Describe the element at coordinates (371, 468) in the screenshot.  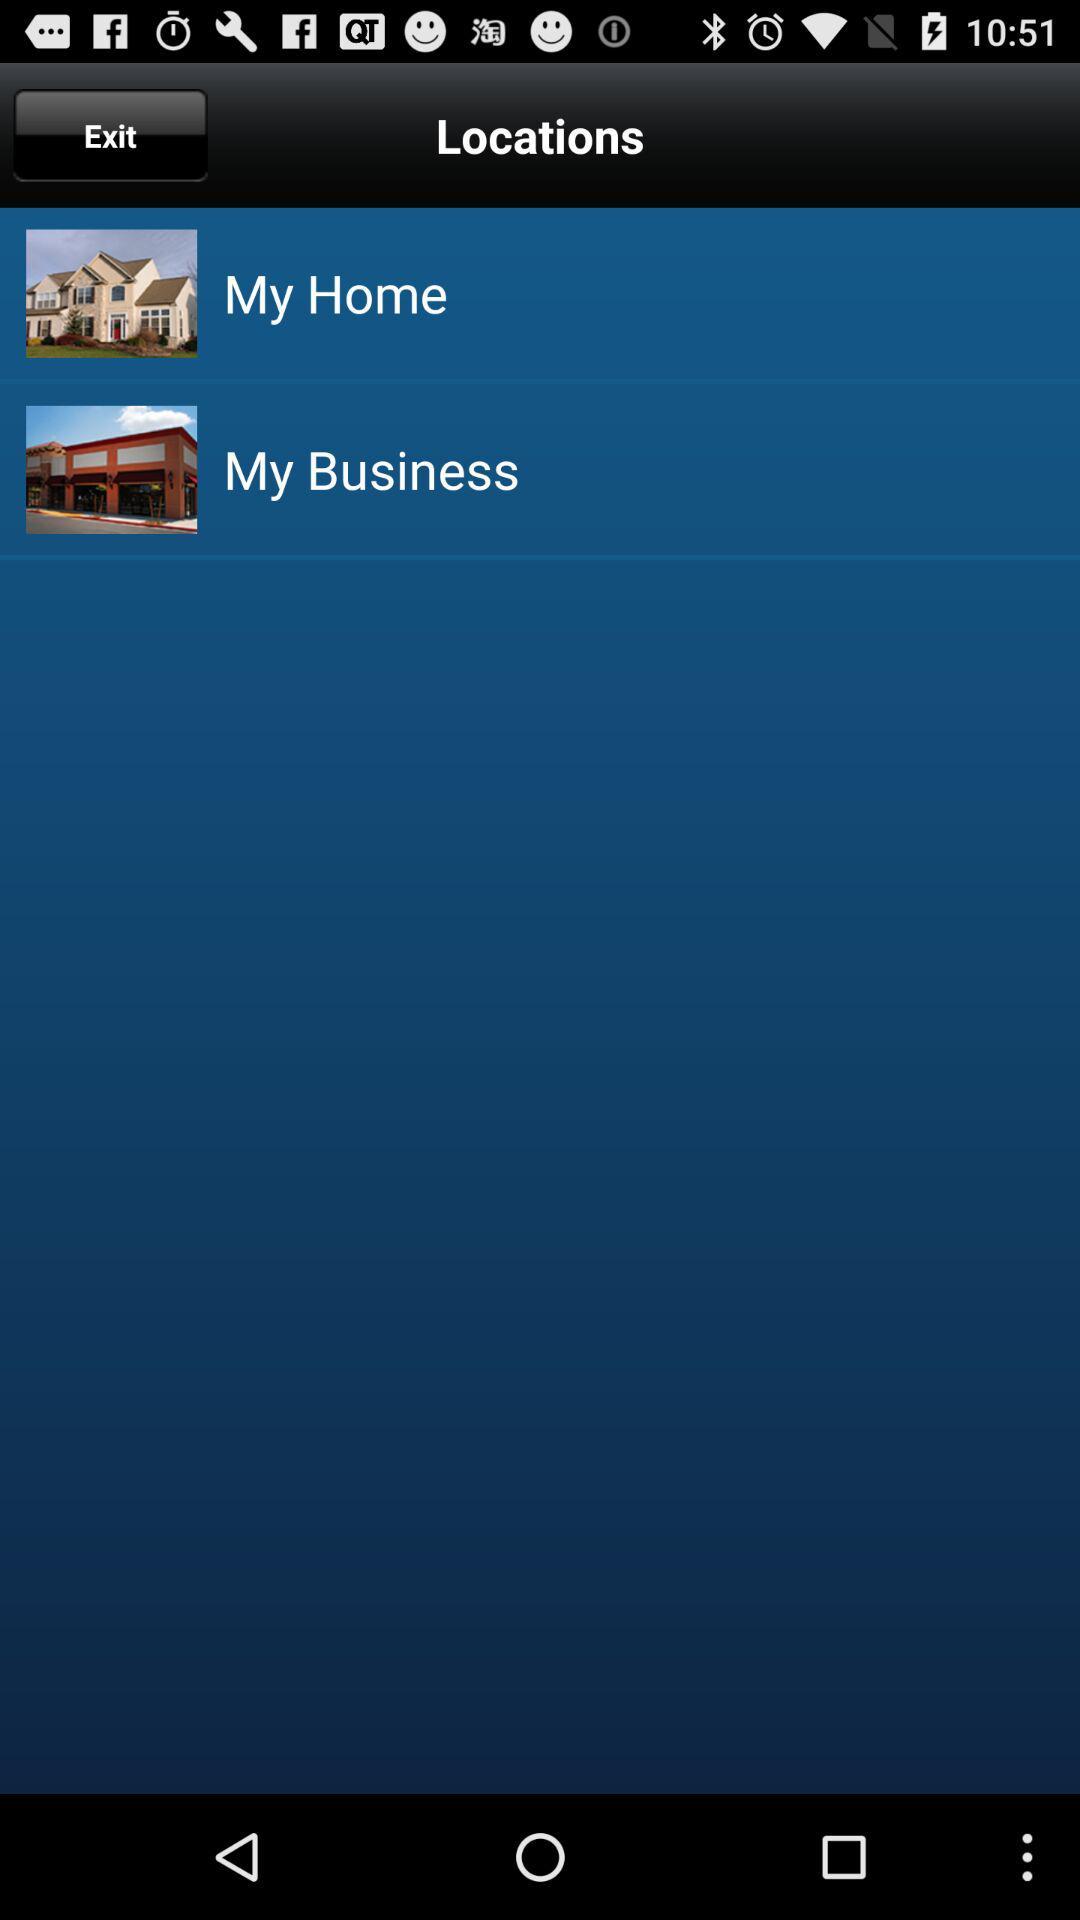
I see `the my business` at that location.